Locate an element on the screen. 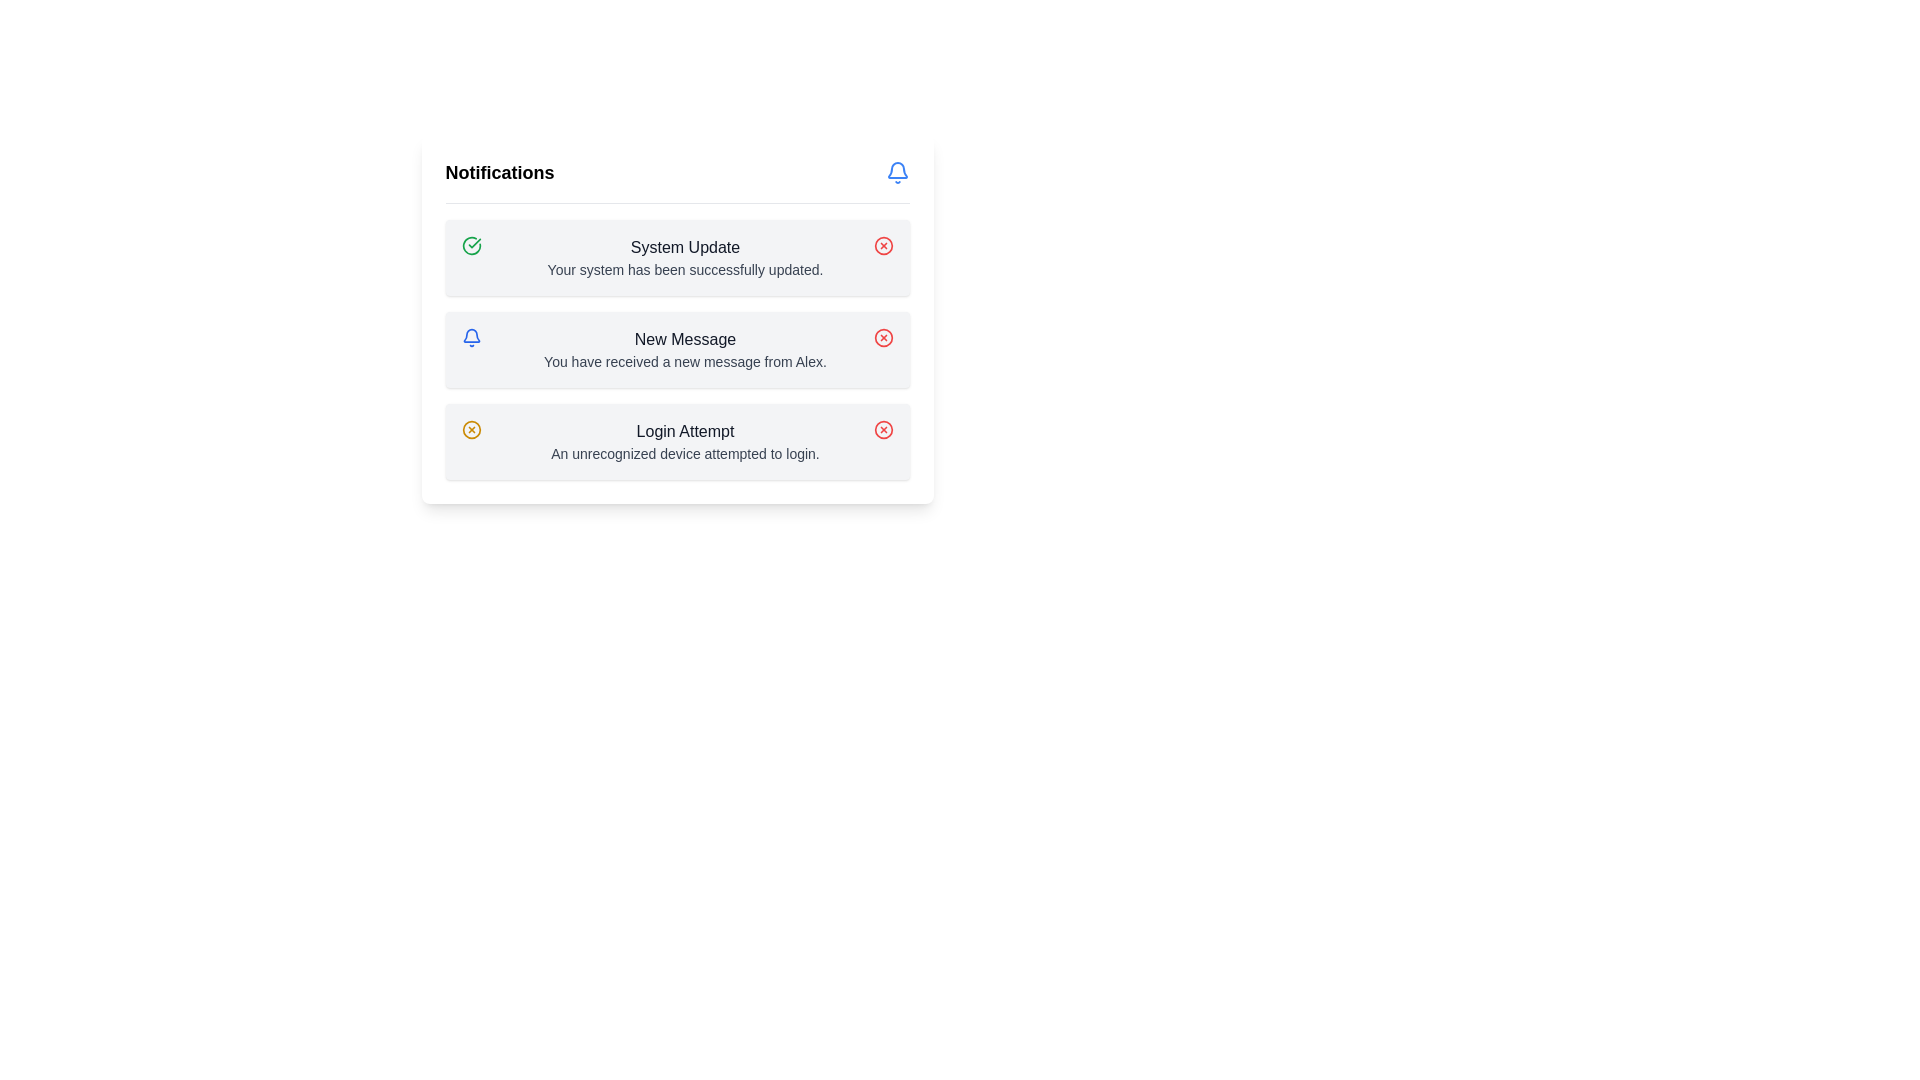 The height and width of the screenshot is (1080, 1920). the circular red outlined icon with an 'x' symbol in the middle, located in the lower-right corner of the 'Login Attempt' notification card is located at coordinates (882, 428).